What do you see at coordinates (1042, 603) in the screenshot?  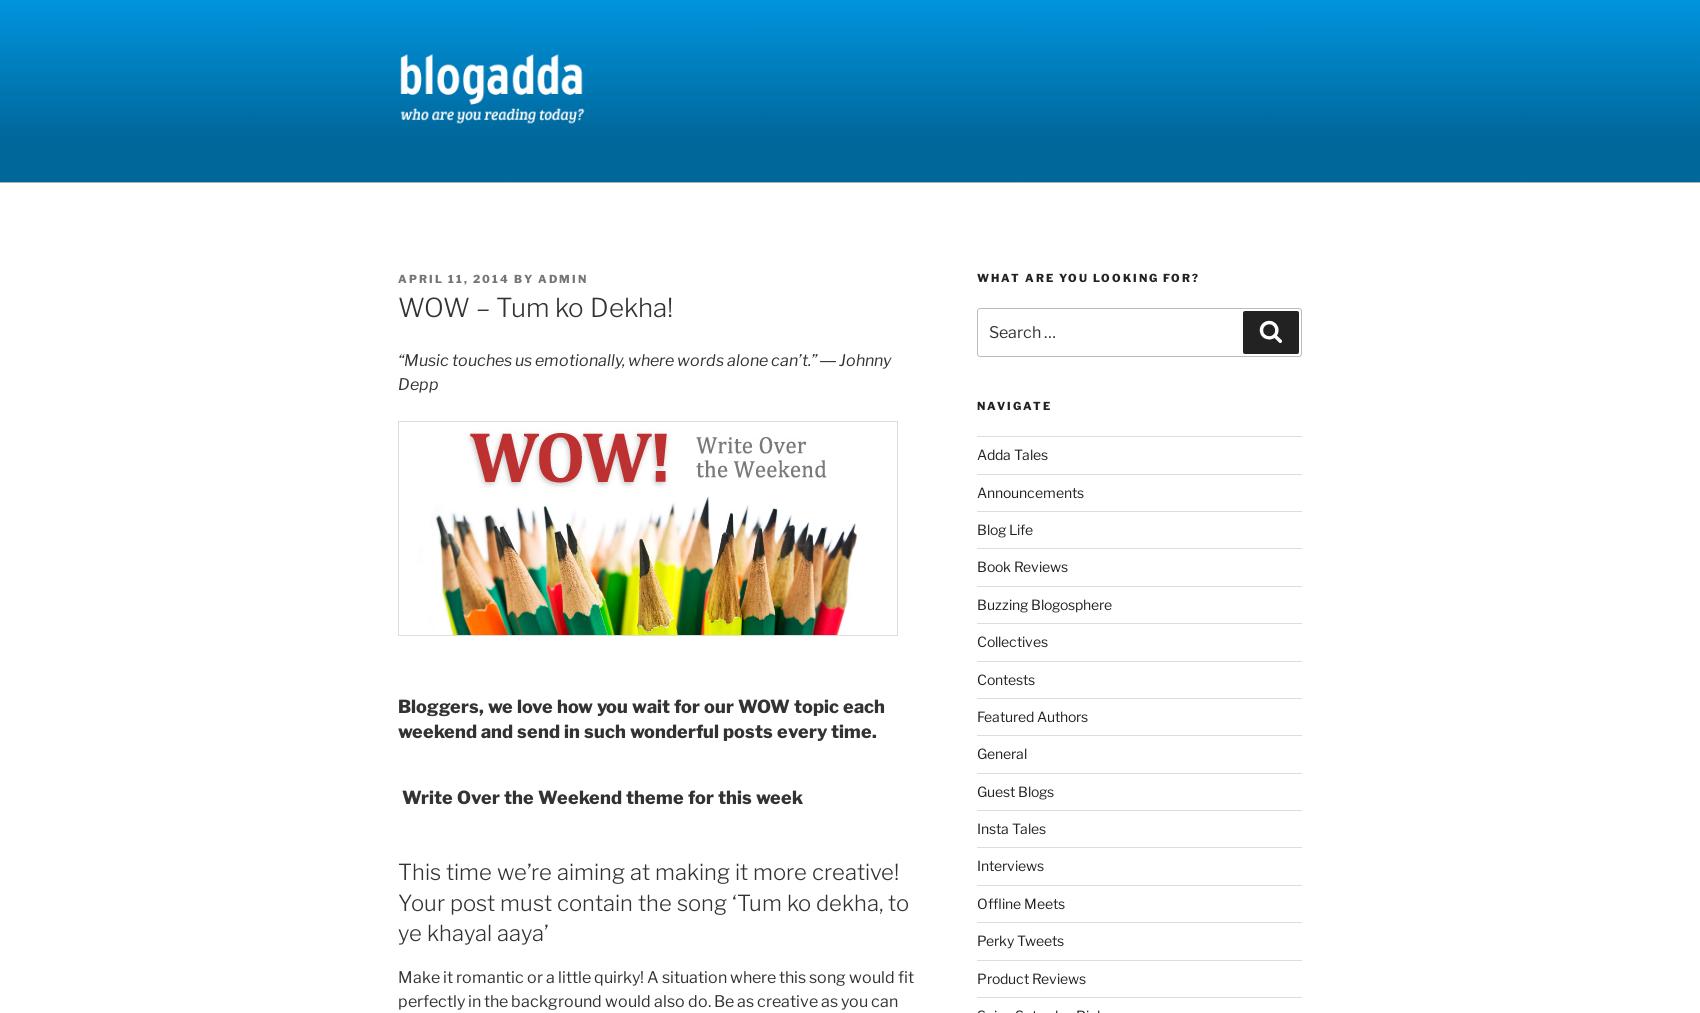 I see `'Buzzing Blogosphere'` at bounding box center [1042, 603].